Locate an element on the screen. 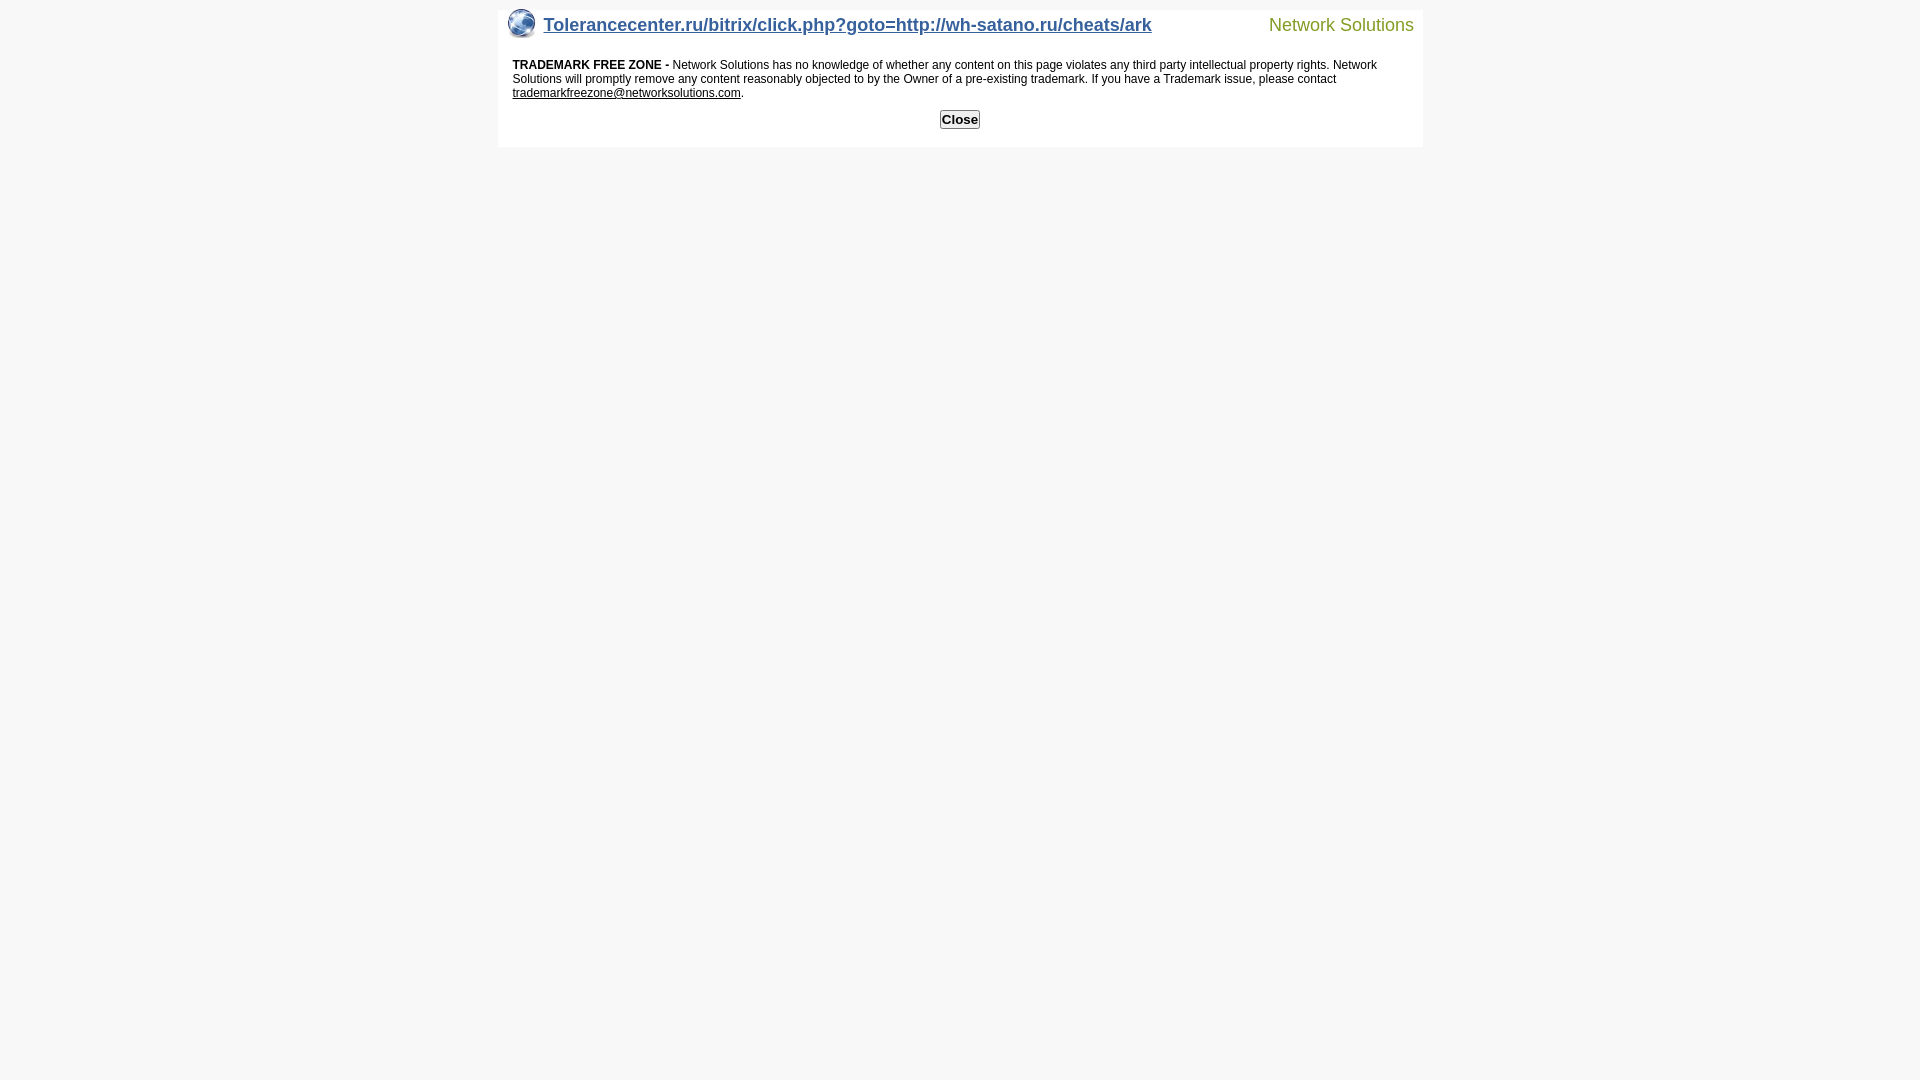 This screenshot has width=1920, height=1080. 'Close' is located at coordinates (960, 119).